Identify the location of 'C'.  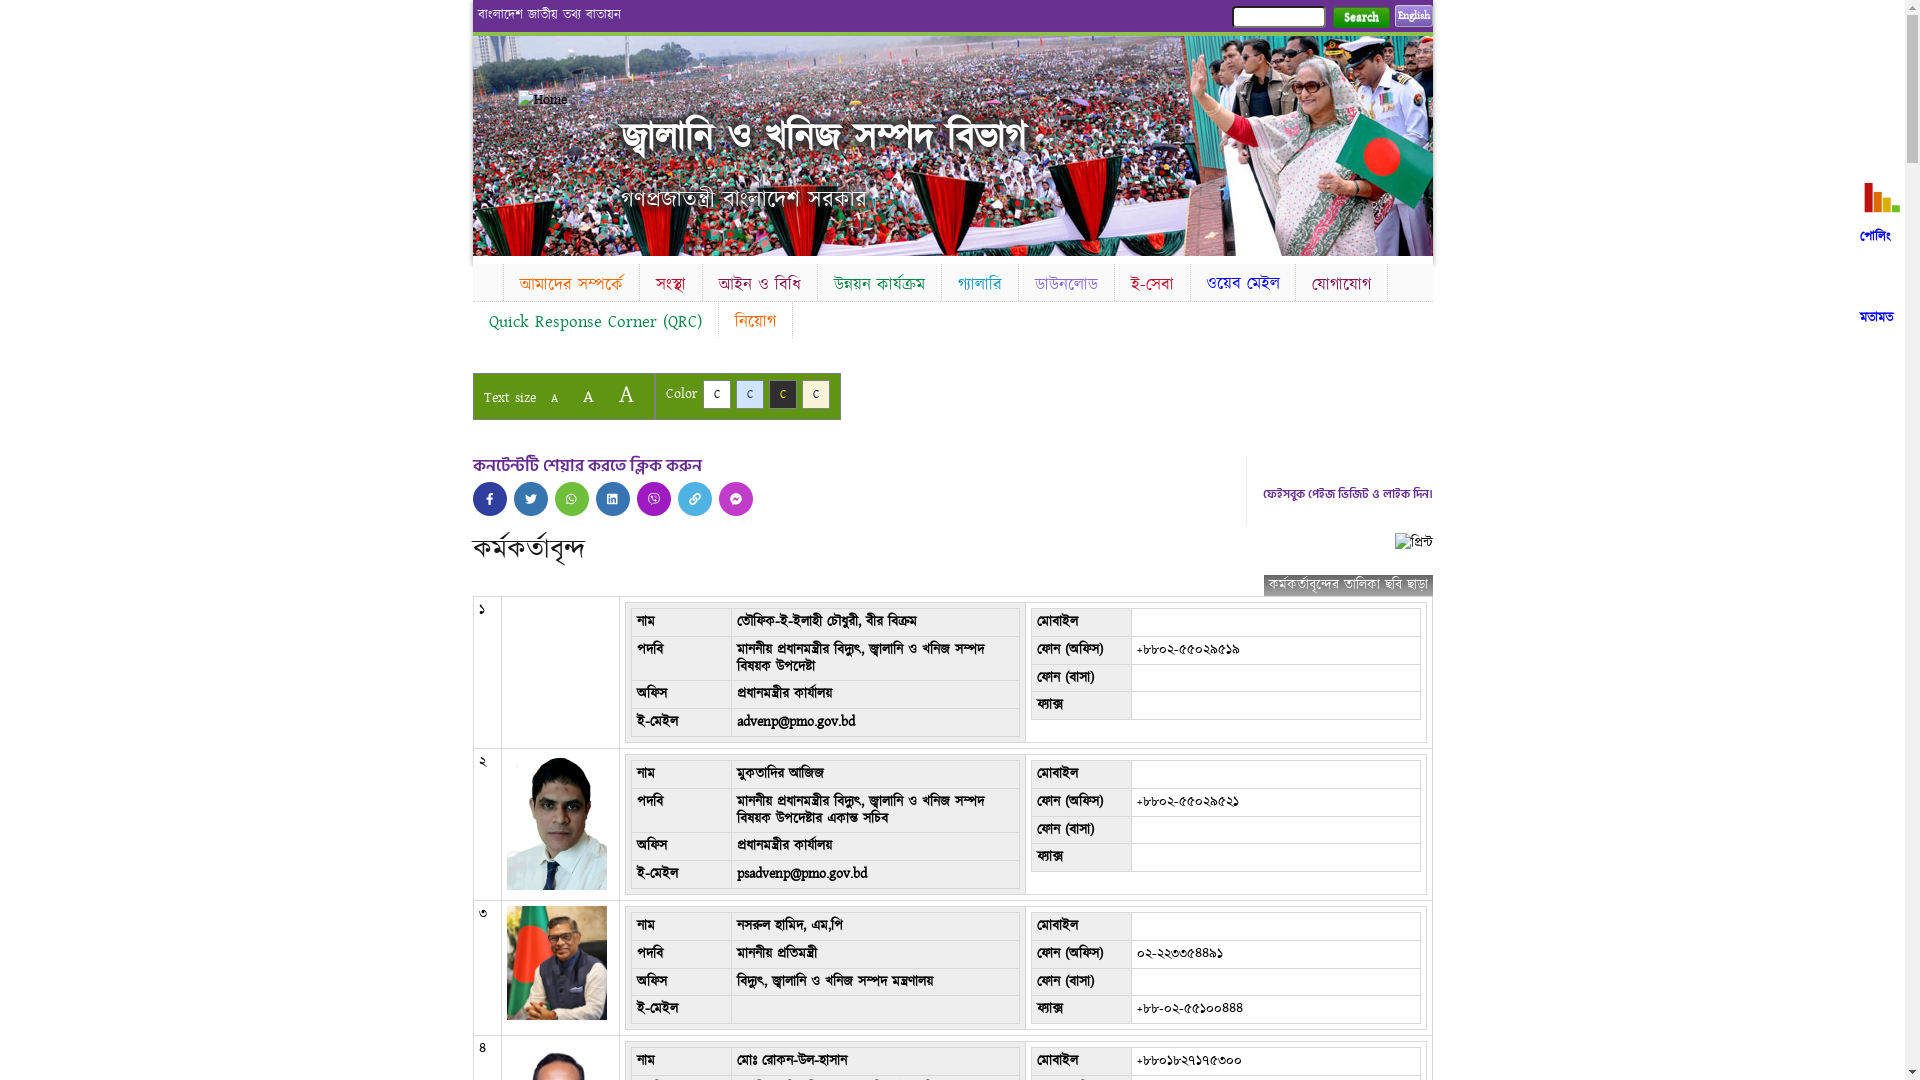
(715, 394).